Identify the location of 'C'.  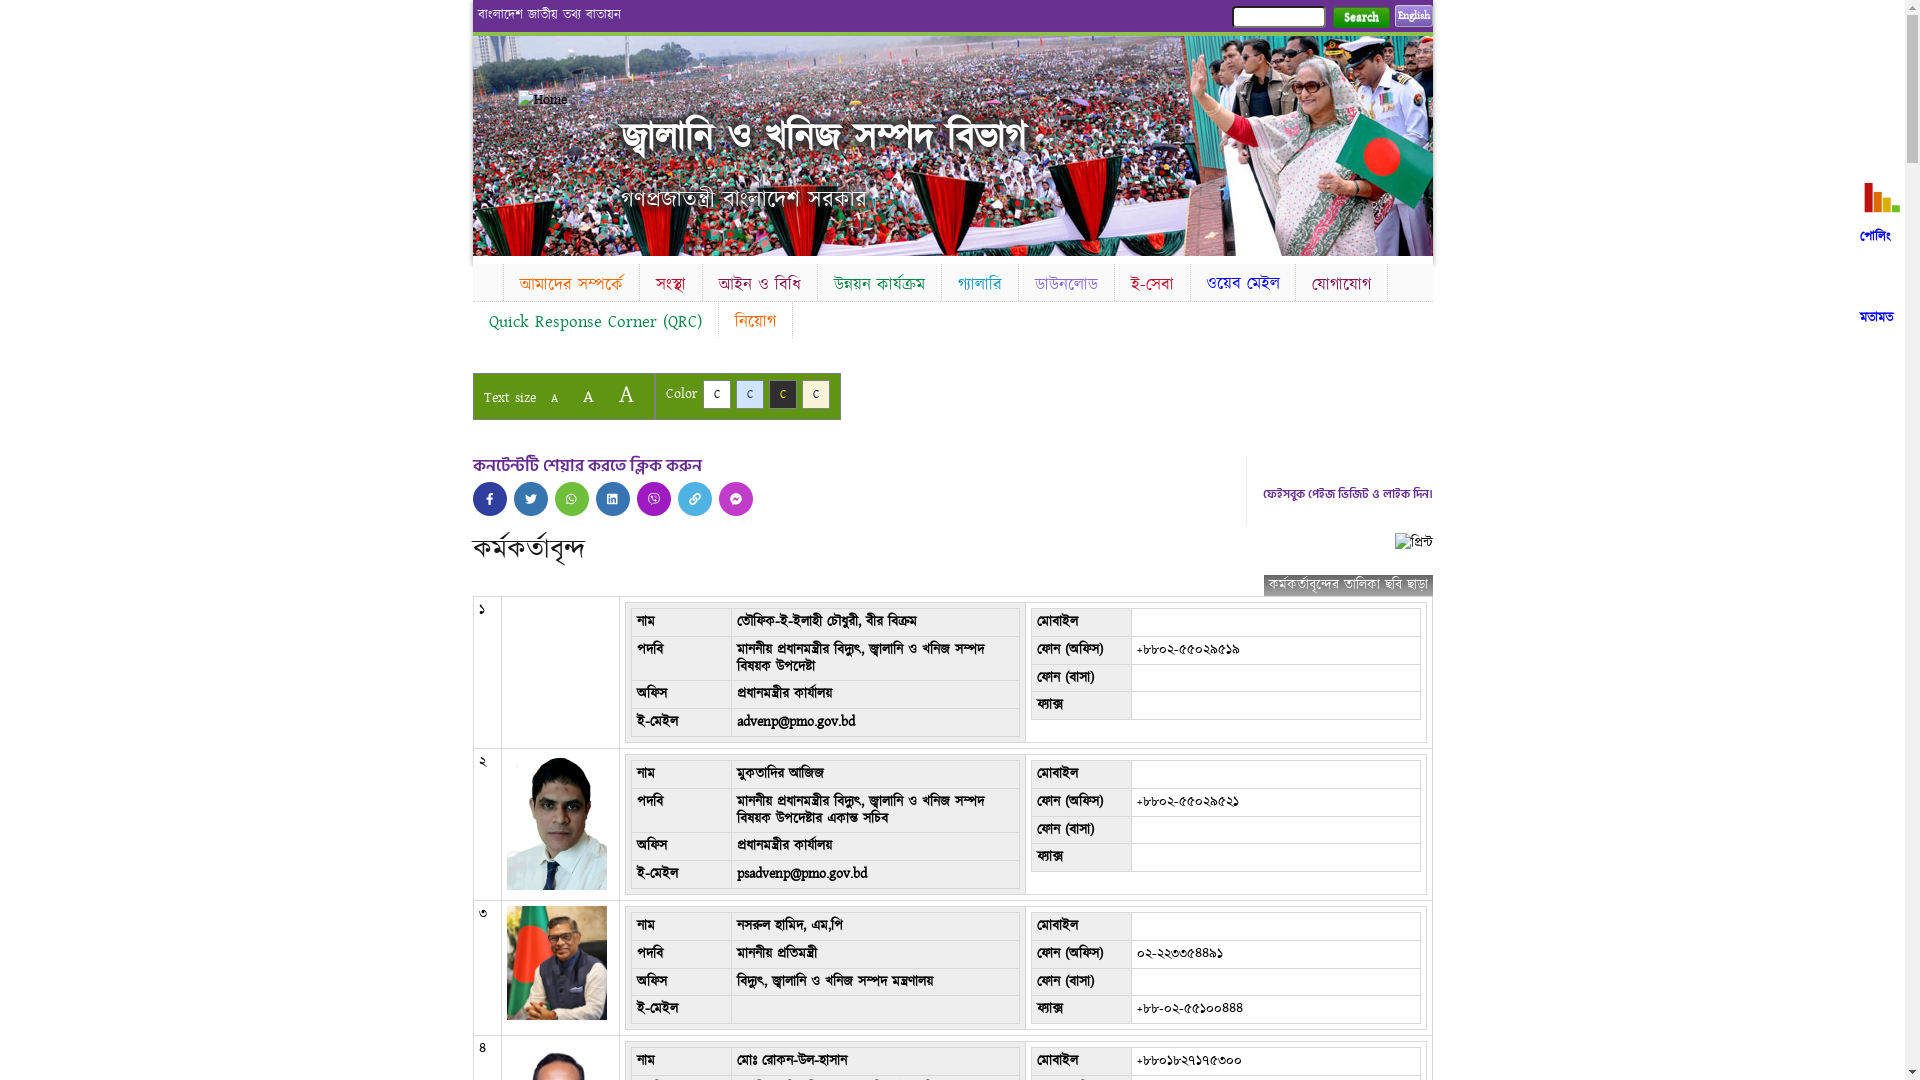
(715, 394).